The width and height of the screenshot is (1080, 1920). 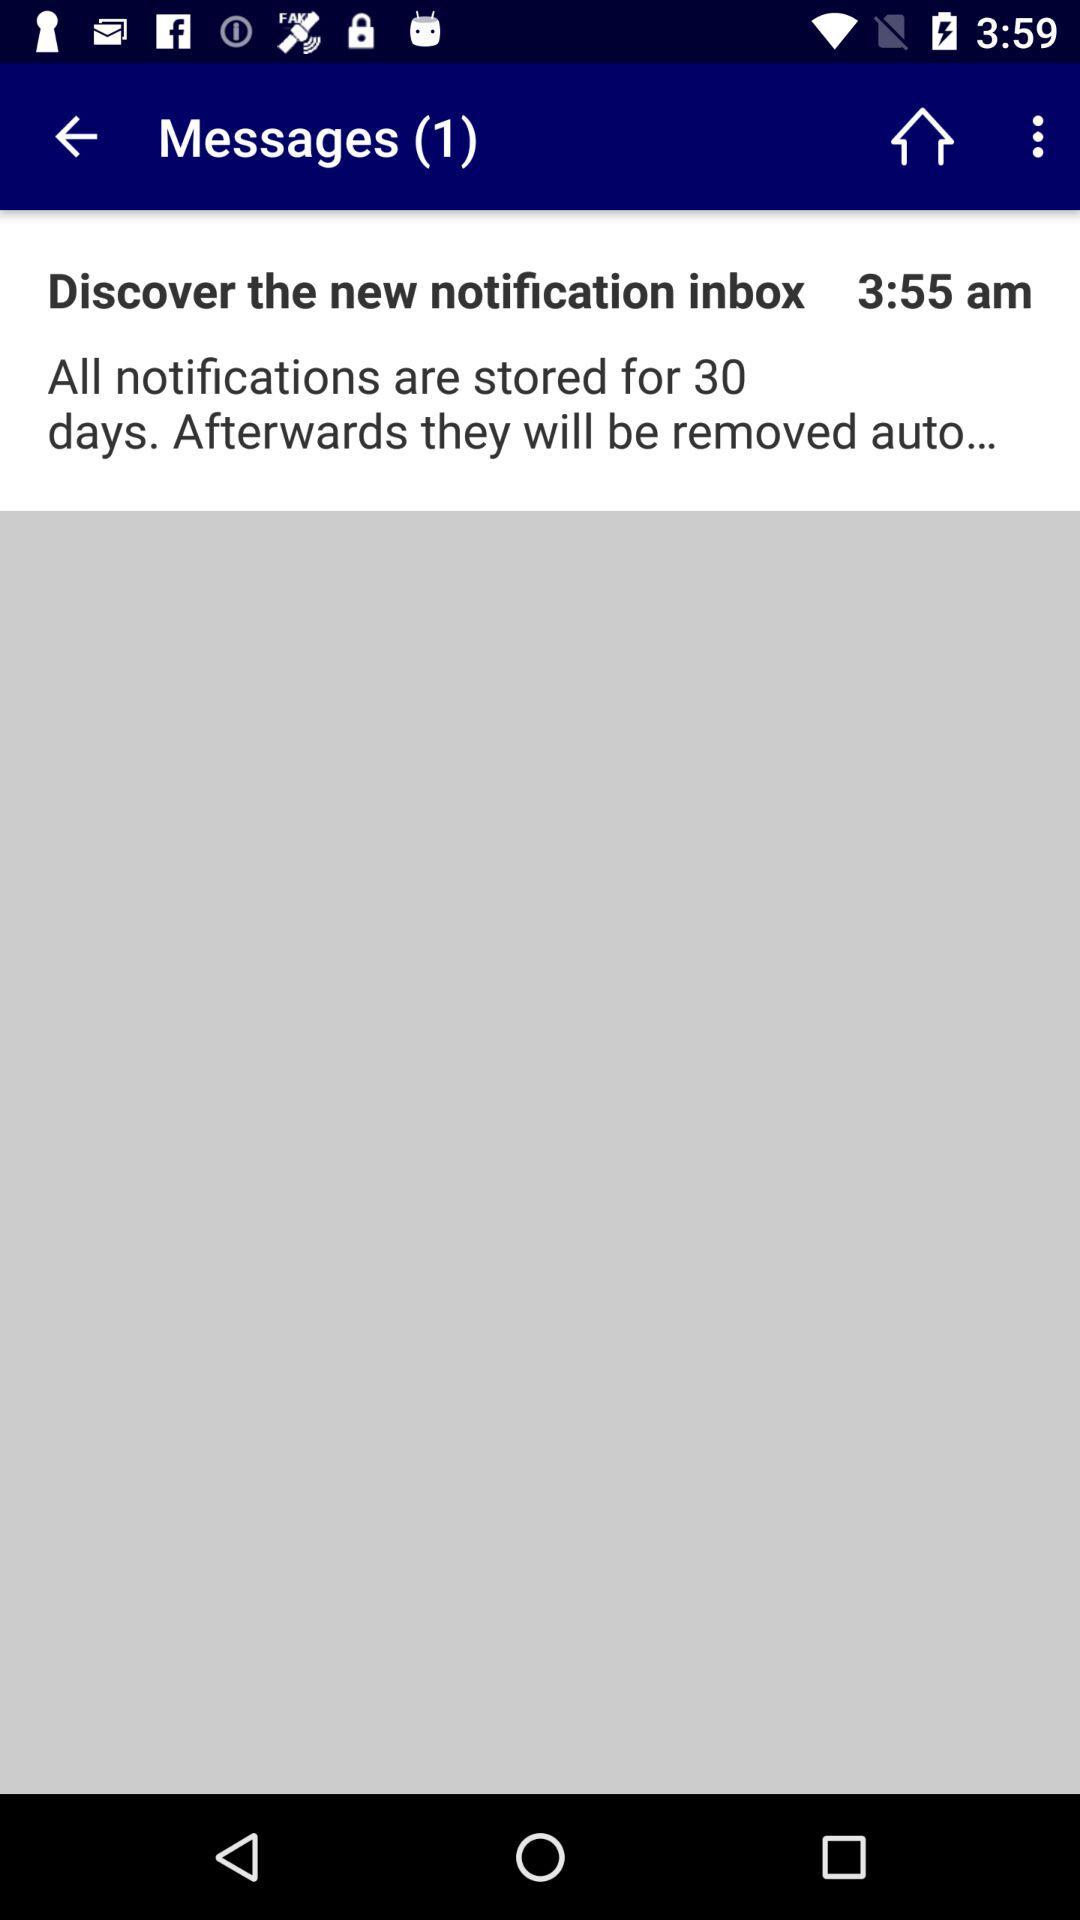 What do you see at coordinates (1036, 135) in the screenshot?
I see `open settings menu` at bounding box center [1036, 135].